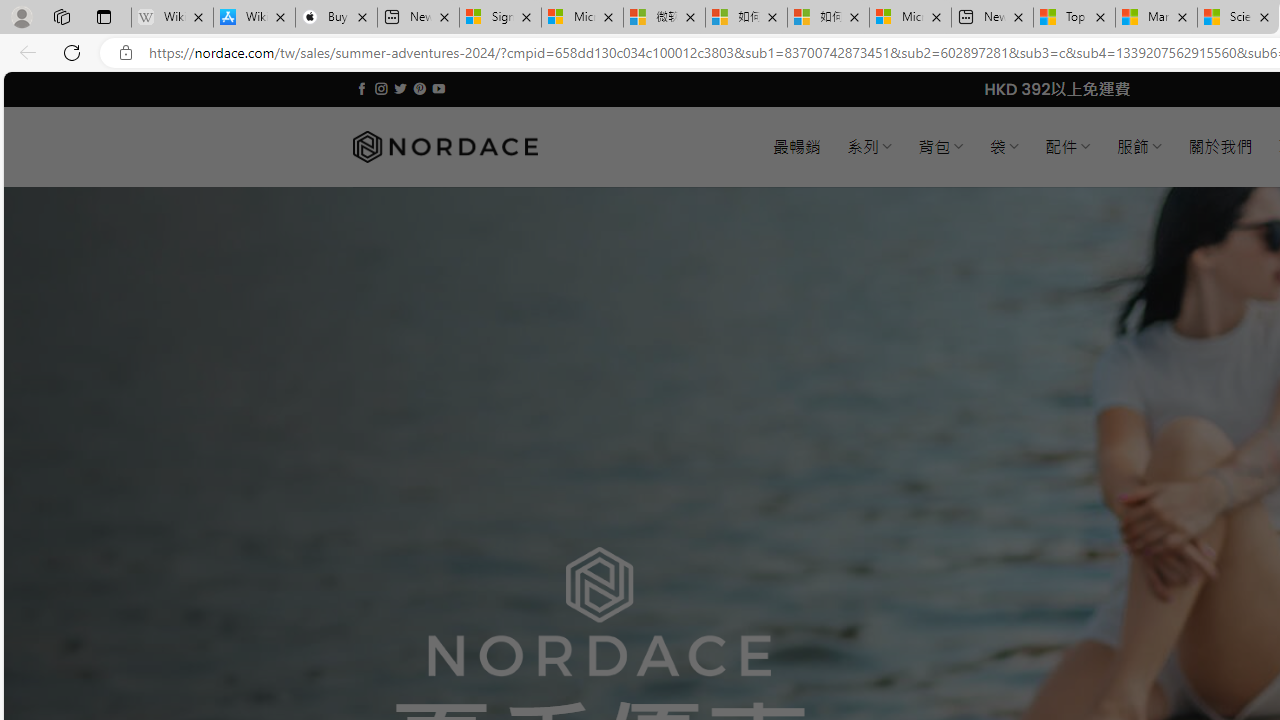 The image size is (1280, 720). What do you see at coordinates (909, 17) in the screenshot?
I see `'Microsoft account | Account Checkup'` at bounding box center [909, 17].